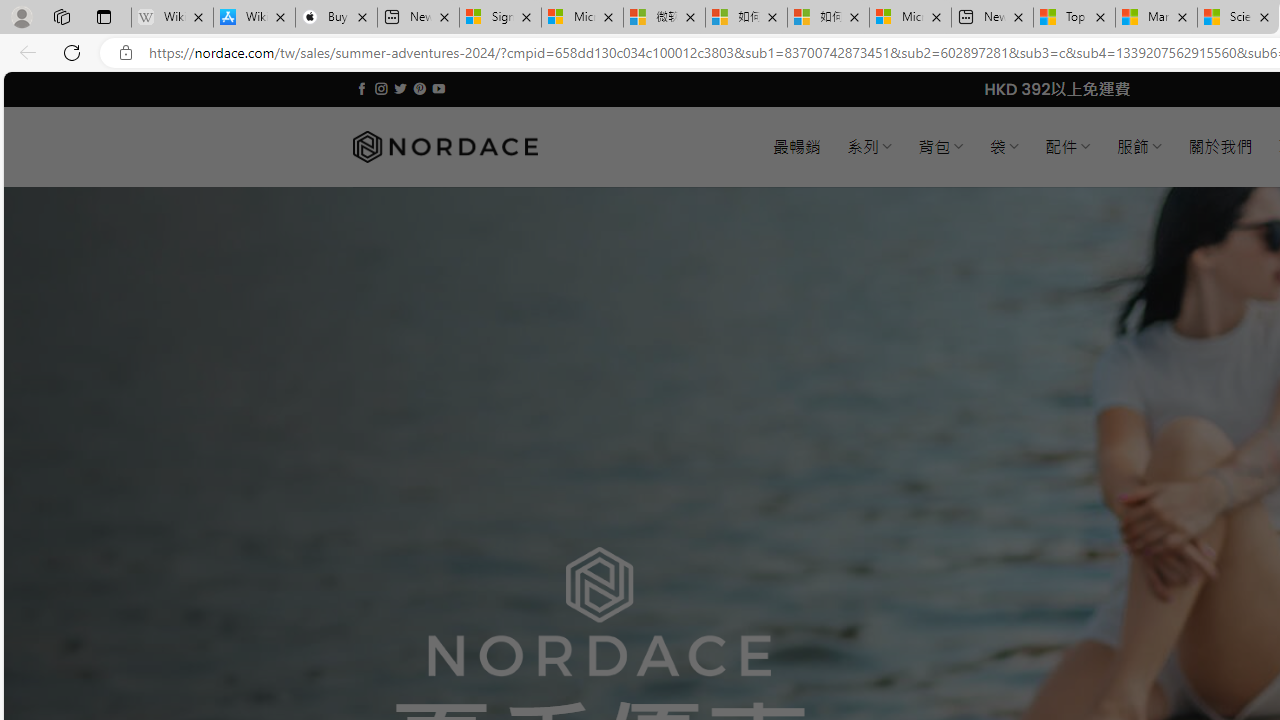 The image size is (1280, 720). What do you see at coordinates (909, 17) in the screenshot?
I see `'Microsoft account | Account Checkup'` at bounding box center [909, 17].